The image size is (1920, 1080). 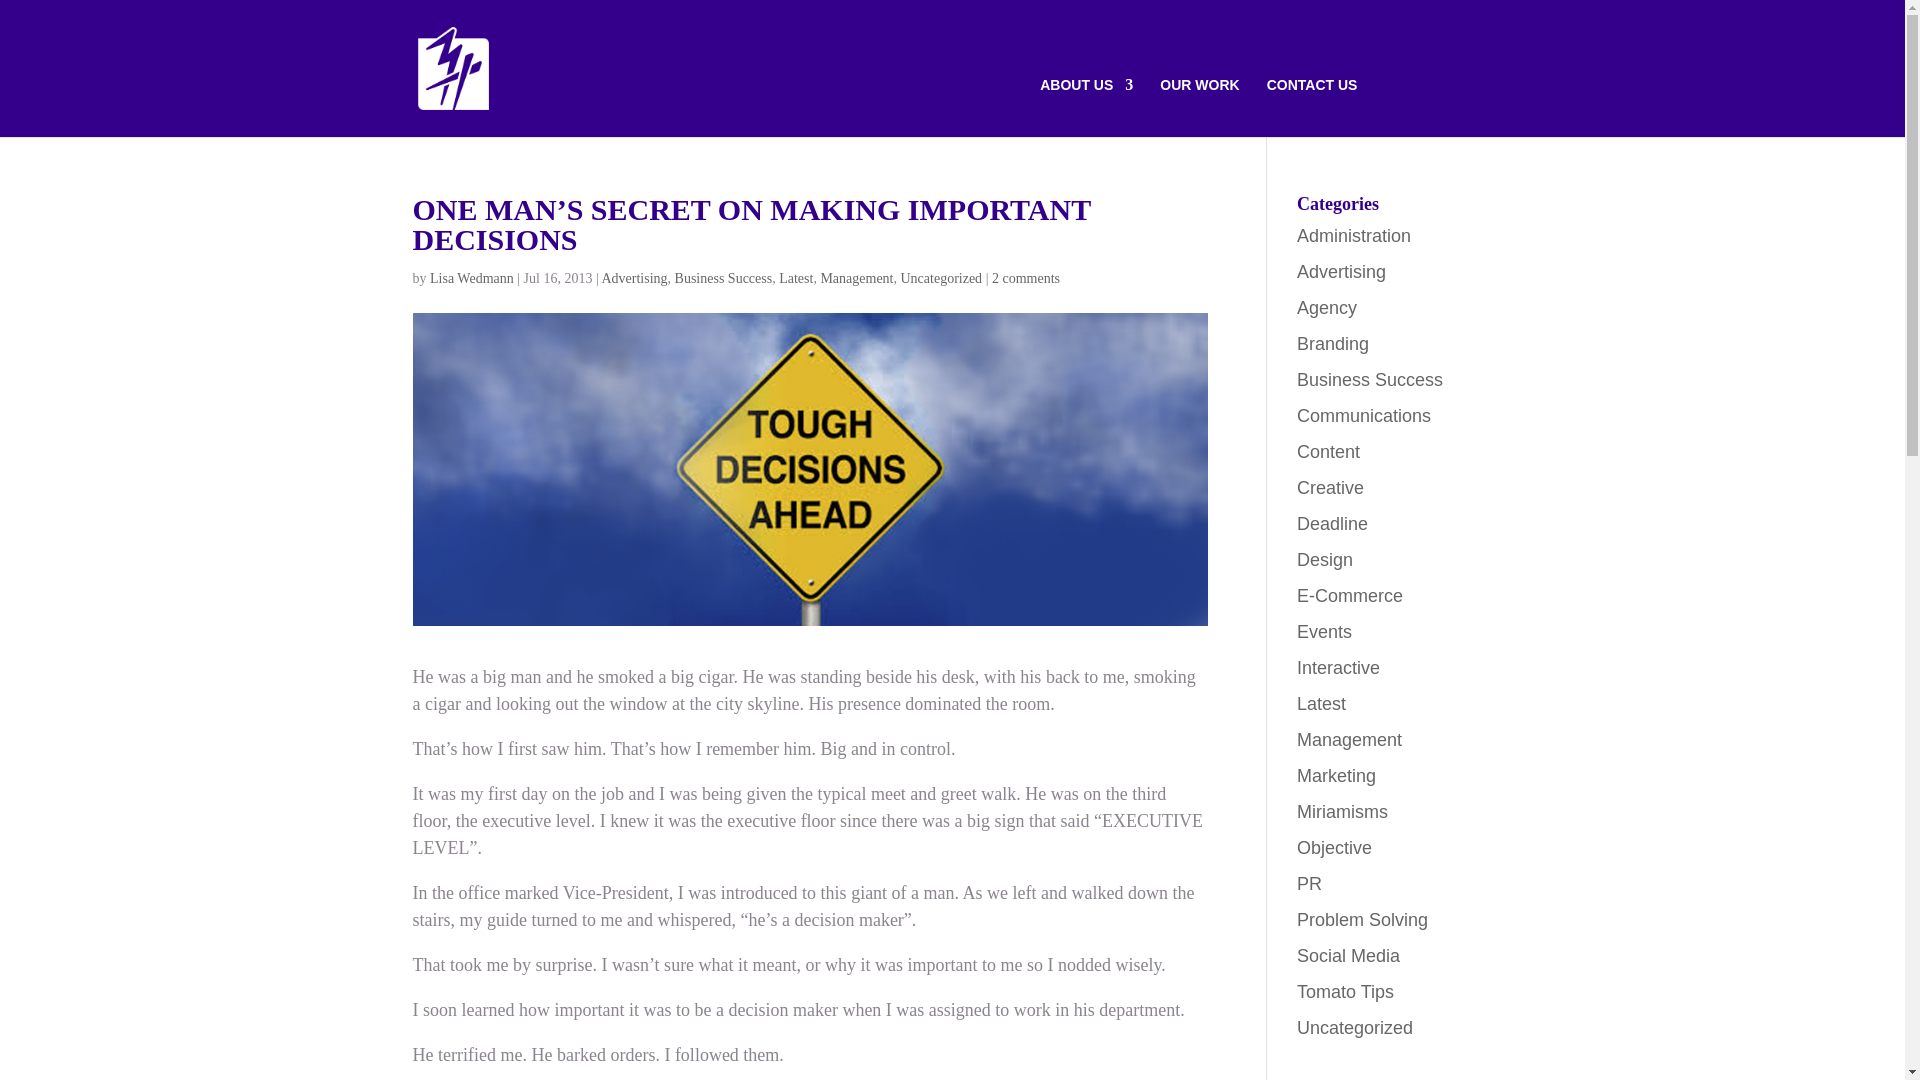 What do you see at coordinates (1361, 920) in the screenshot?
I see `'Problem Solving'` at bounding box center [1361, 920].